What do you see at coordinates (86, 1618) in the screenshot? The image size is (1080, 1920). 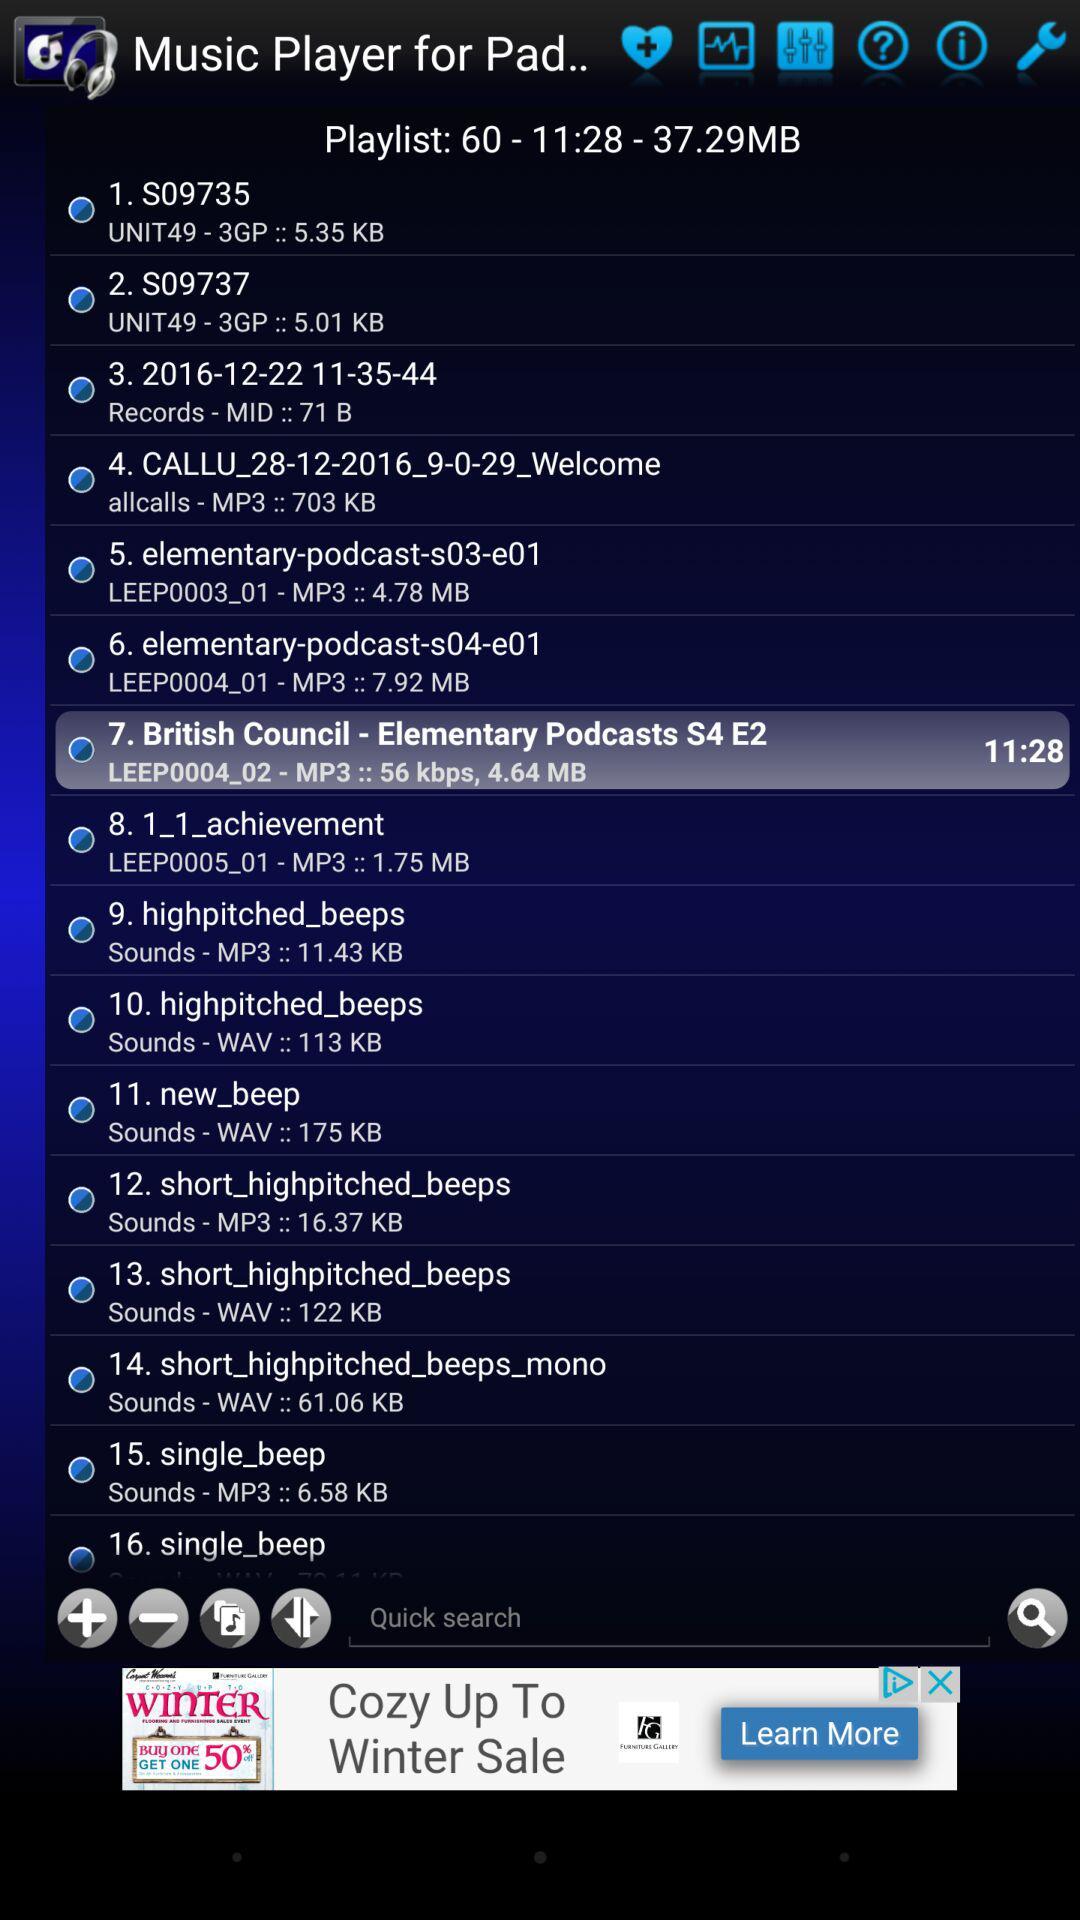 I see `an item to the list` at bounding box center [86, 1618].